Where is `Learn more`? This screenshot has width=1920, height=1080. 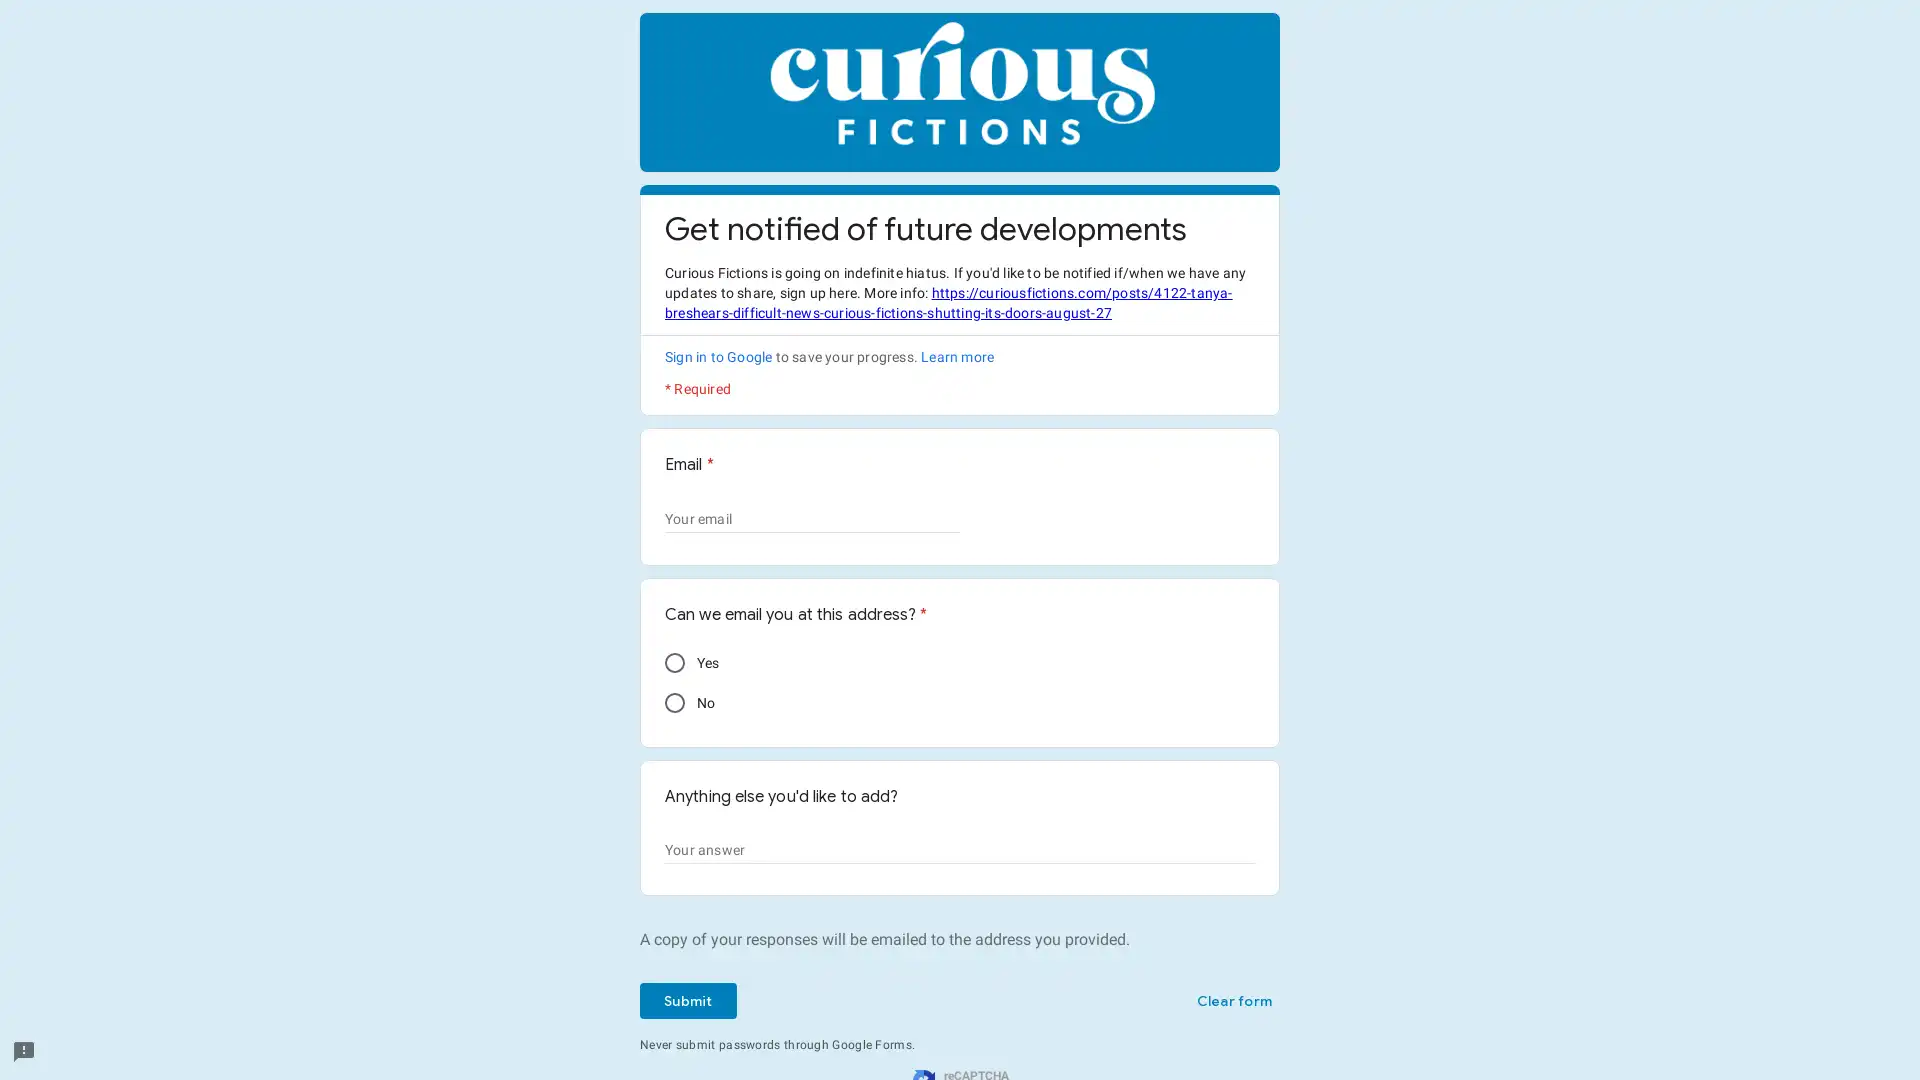 Learn more is located at coordinates (956, 356).